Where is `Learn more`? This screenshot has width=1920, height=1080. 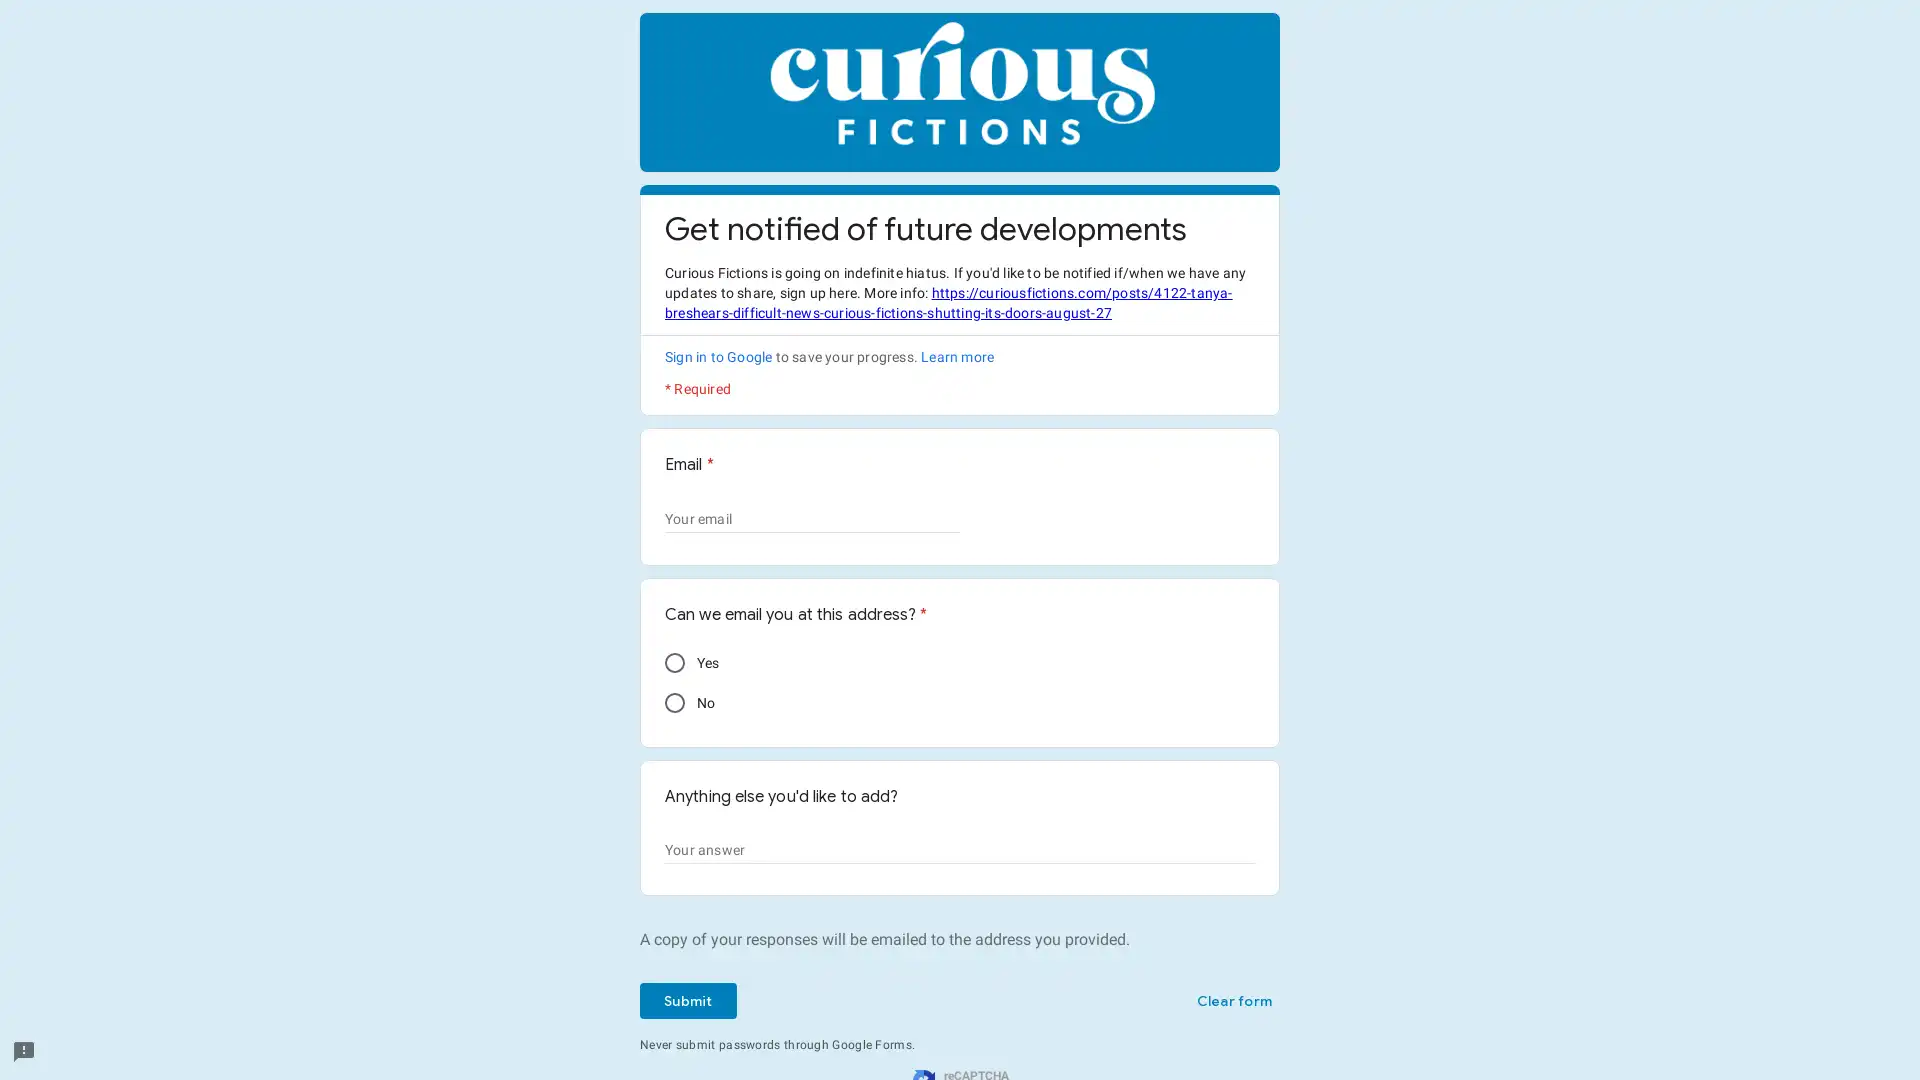 Learn more is located at coordinates (956, 356).